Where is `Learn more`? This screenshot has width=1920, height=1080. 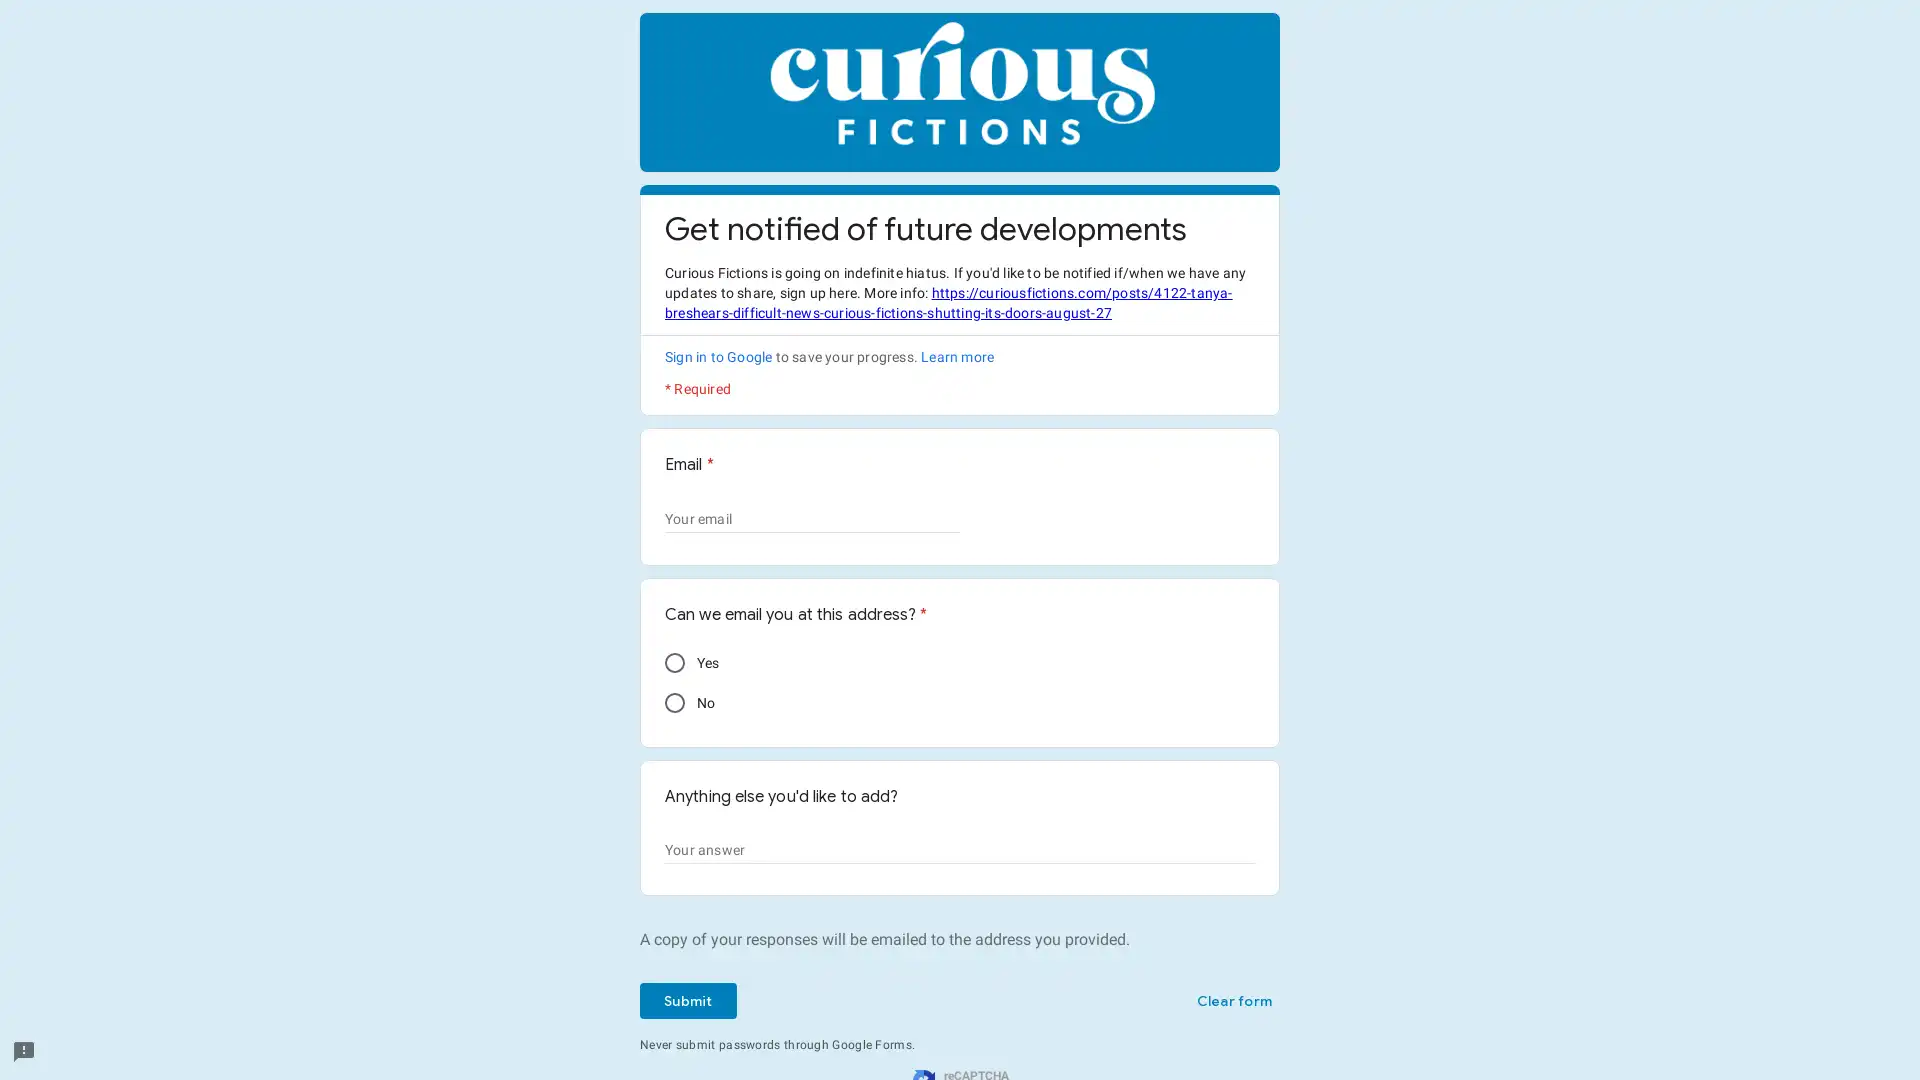 Learn more is located at coordinates (956, 356).